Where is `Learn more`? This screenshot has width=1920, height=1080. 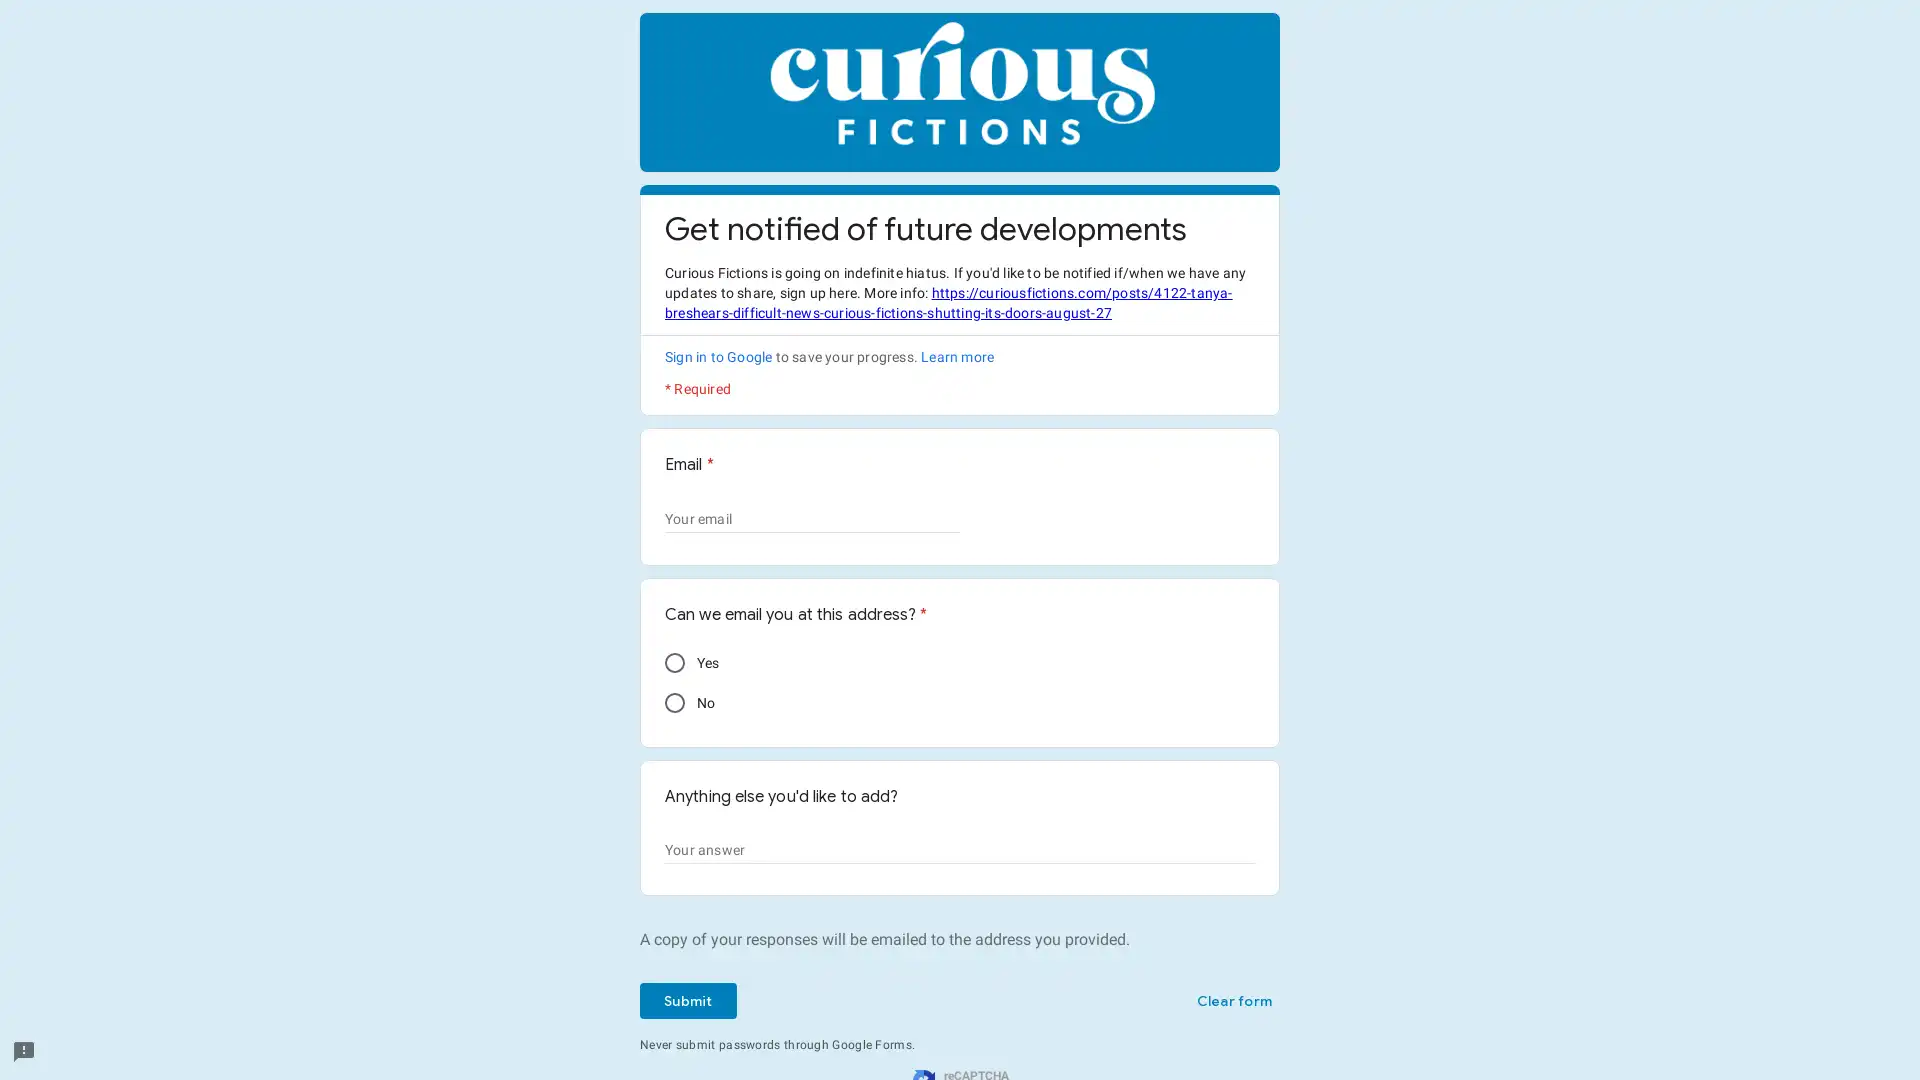 Learn more is located at coordinates (956, 356).